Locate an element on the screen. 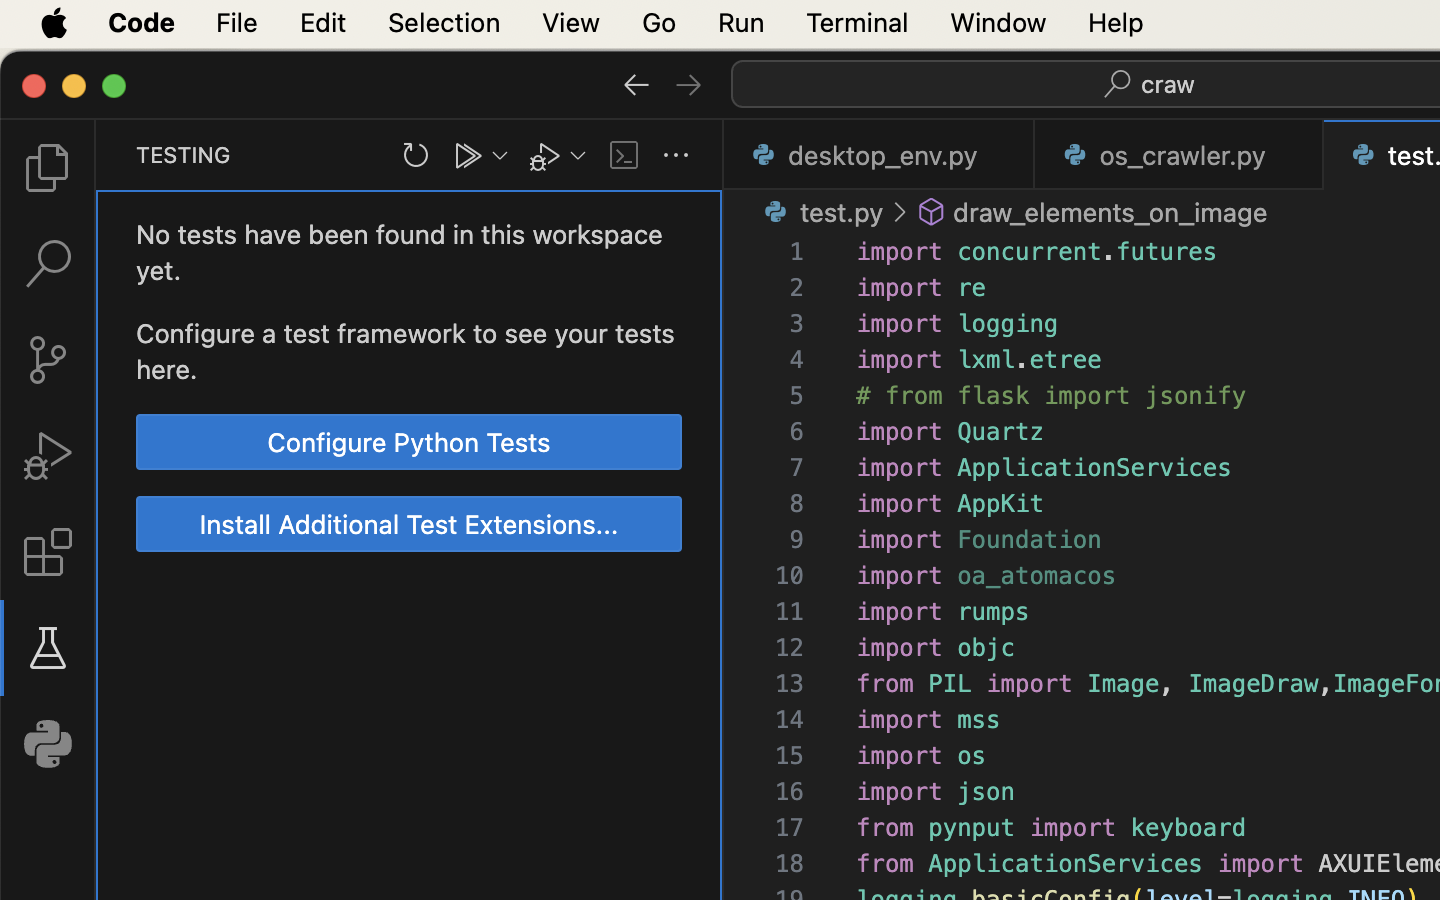  '0 desktop_env.py  ' is located at coordinates (878, 154).